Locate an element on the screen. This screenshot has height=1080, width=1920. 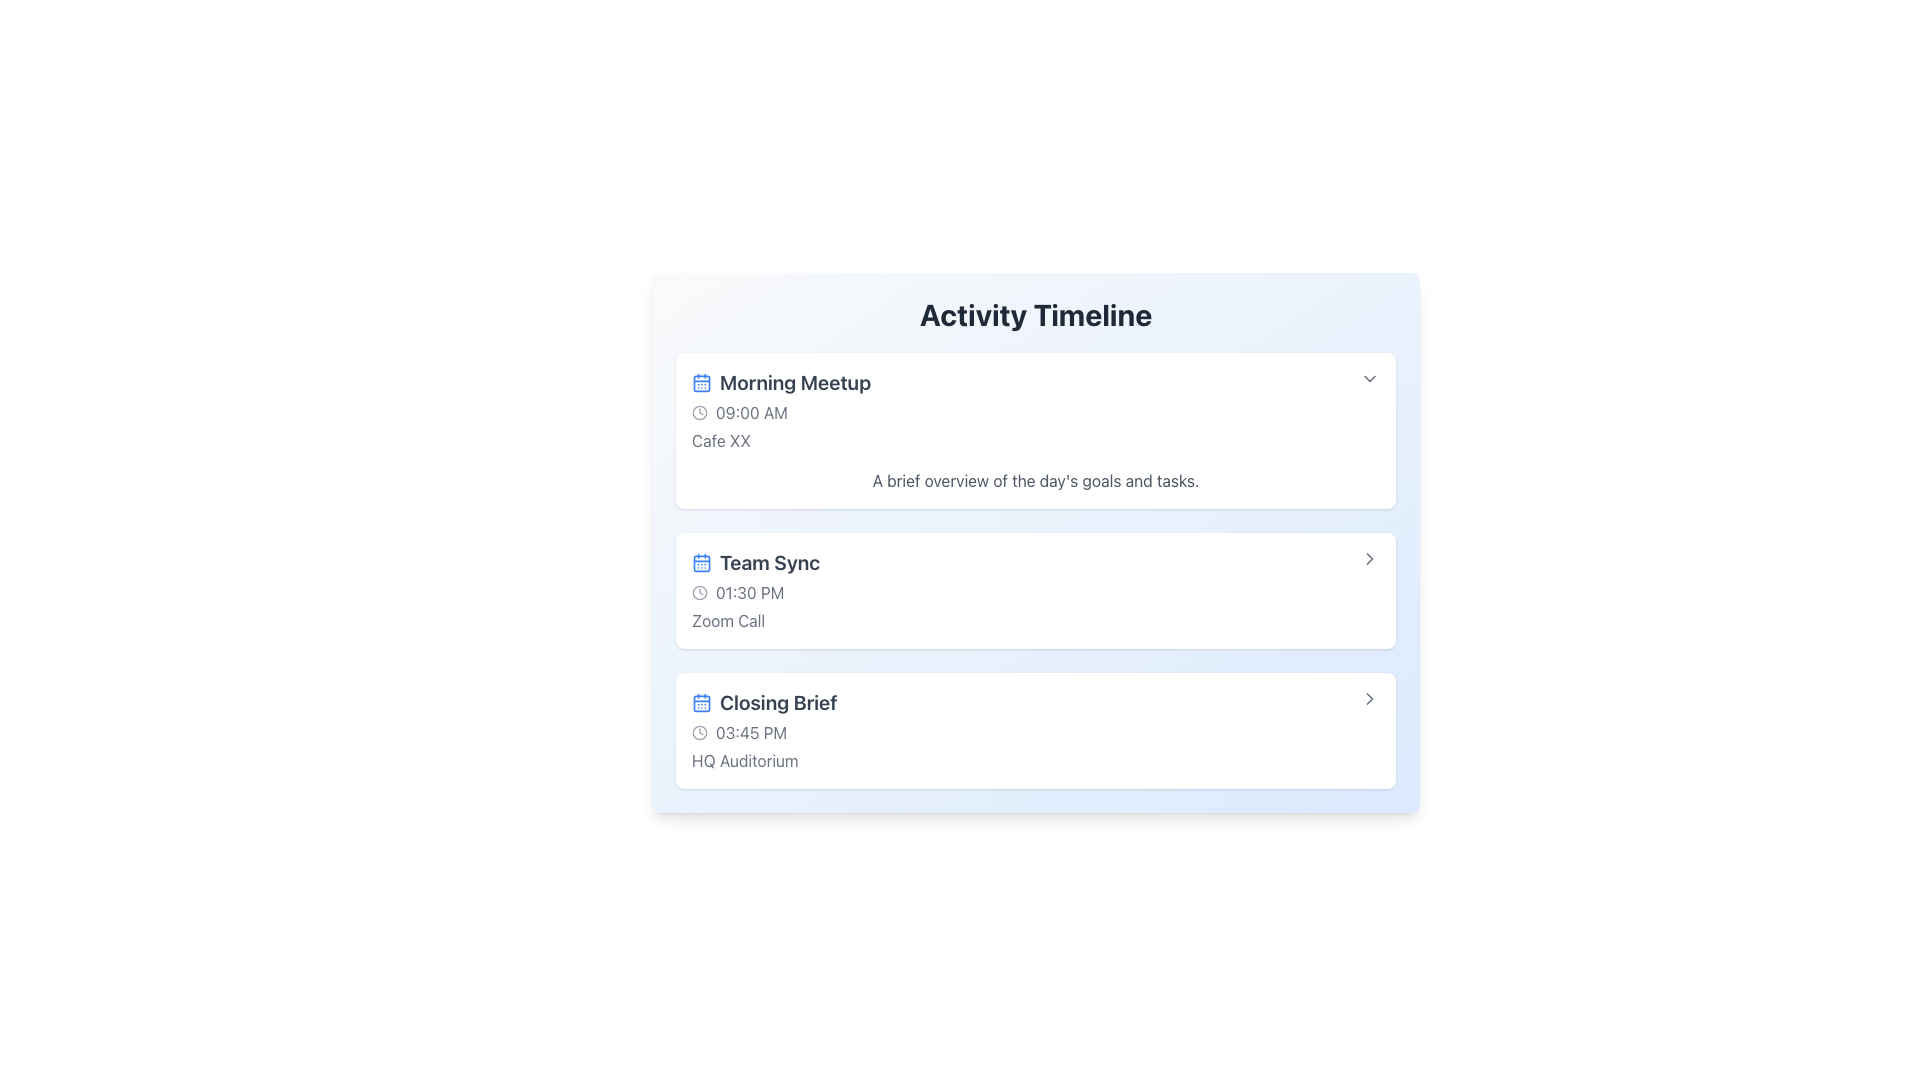
the text label with icon that provides the title of a scheduled event in the timeline, located directly under the 'Team Sync' event is located at coordinates (763, 701).